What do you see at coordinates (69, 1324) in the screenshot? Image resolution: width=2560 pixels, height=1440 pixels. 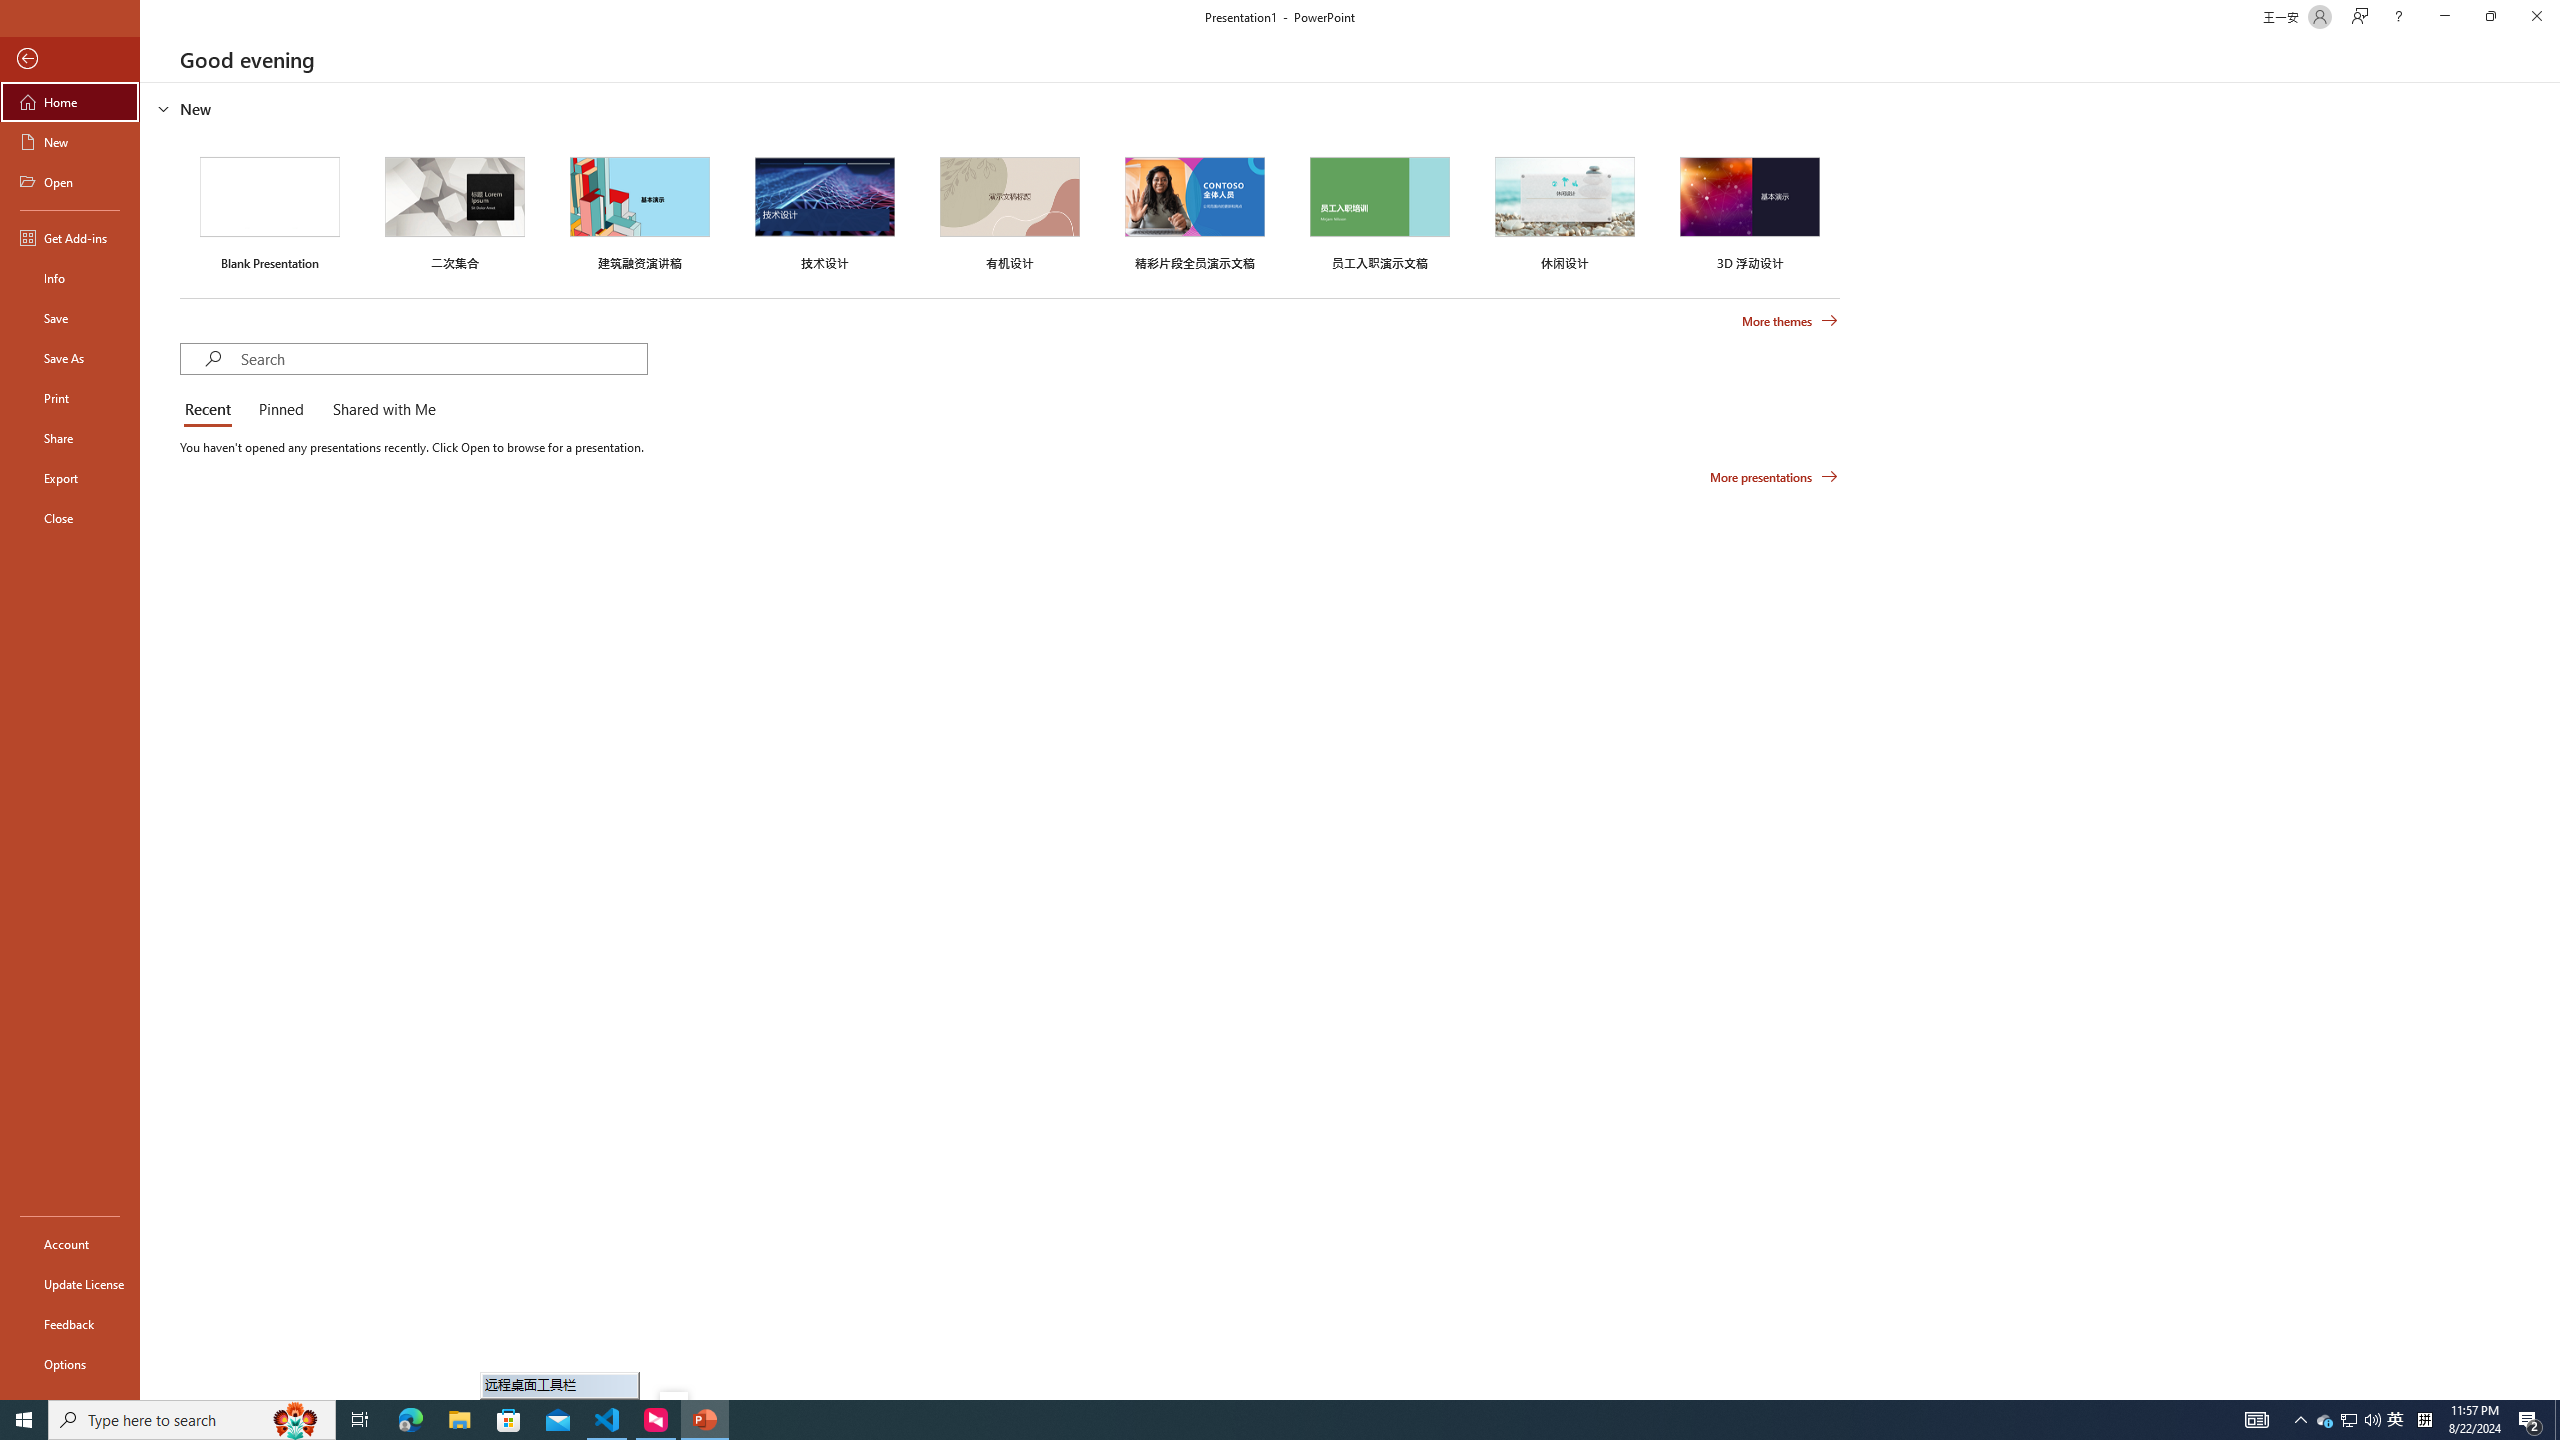 I see `'Feedback'` at bounding box center [69, 1324].